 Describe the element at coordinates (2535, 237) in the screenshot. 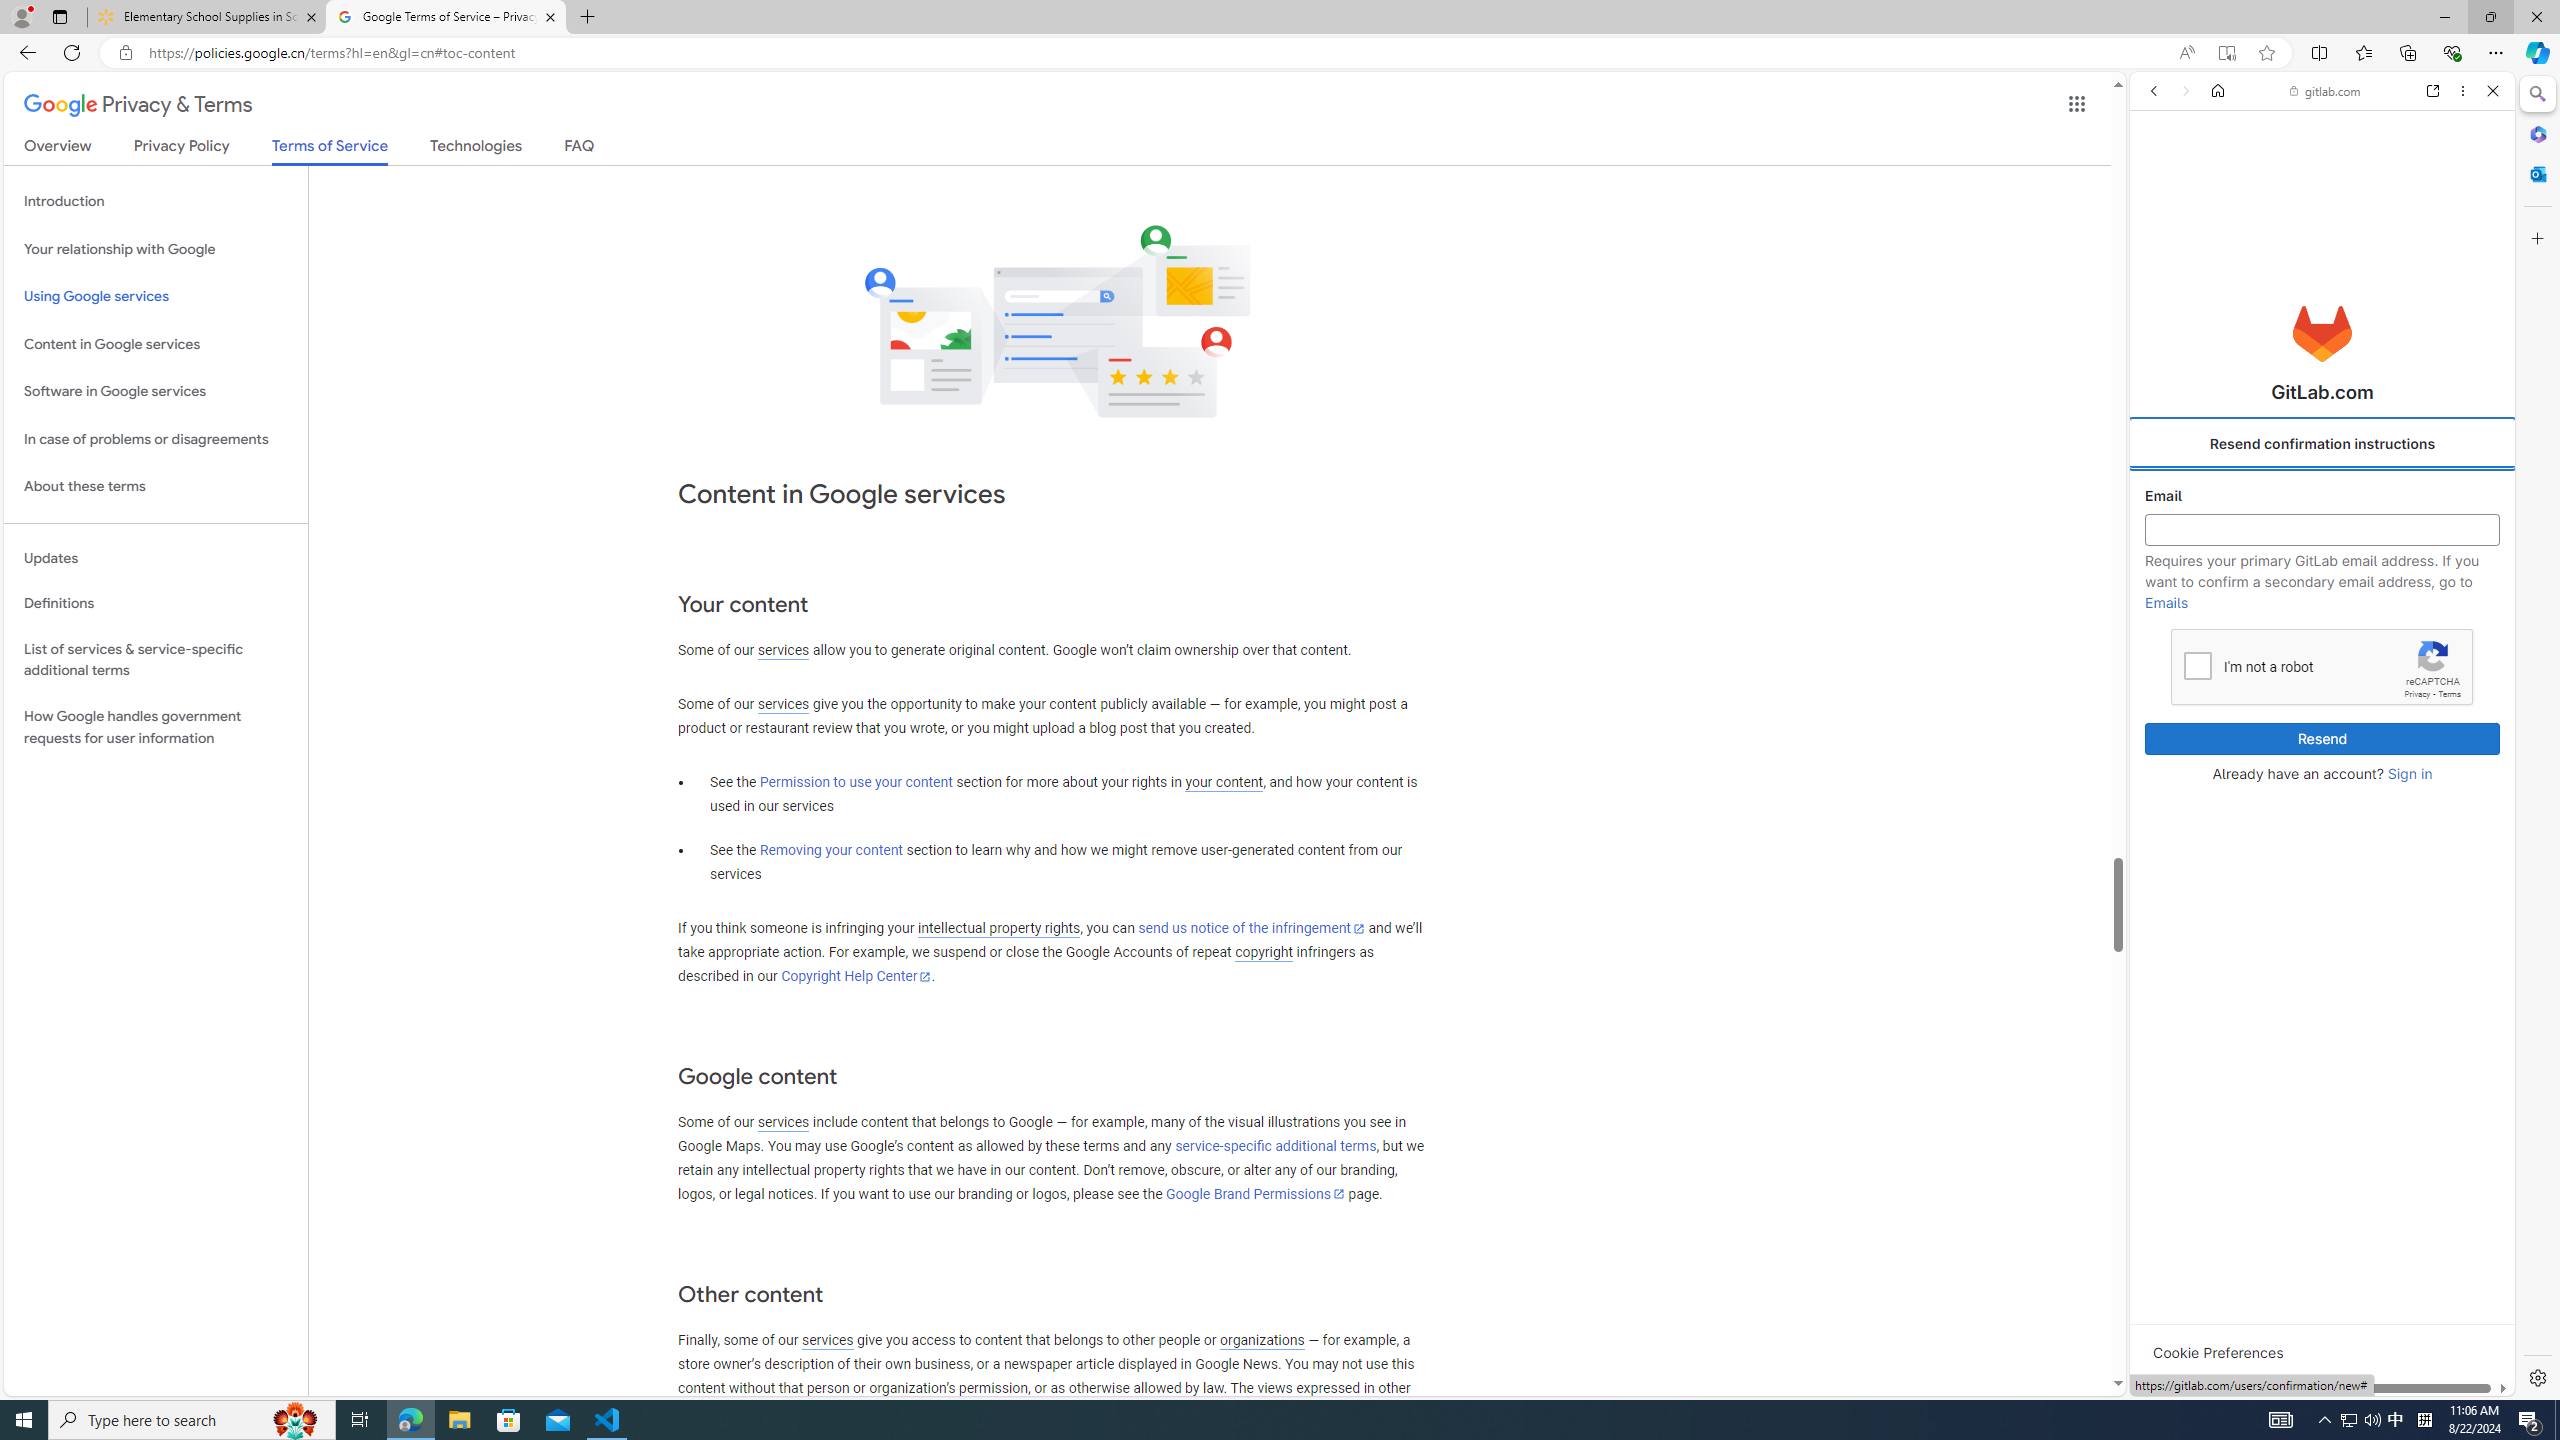

I see `'Customize'` at that location.